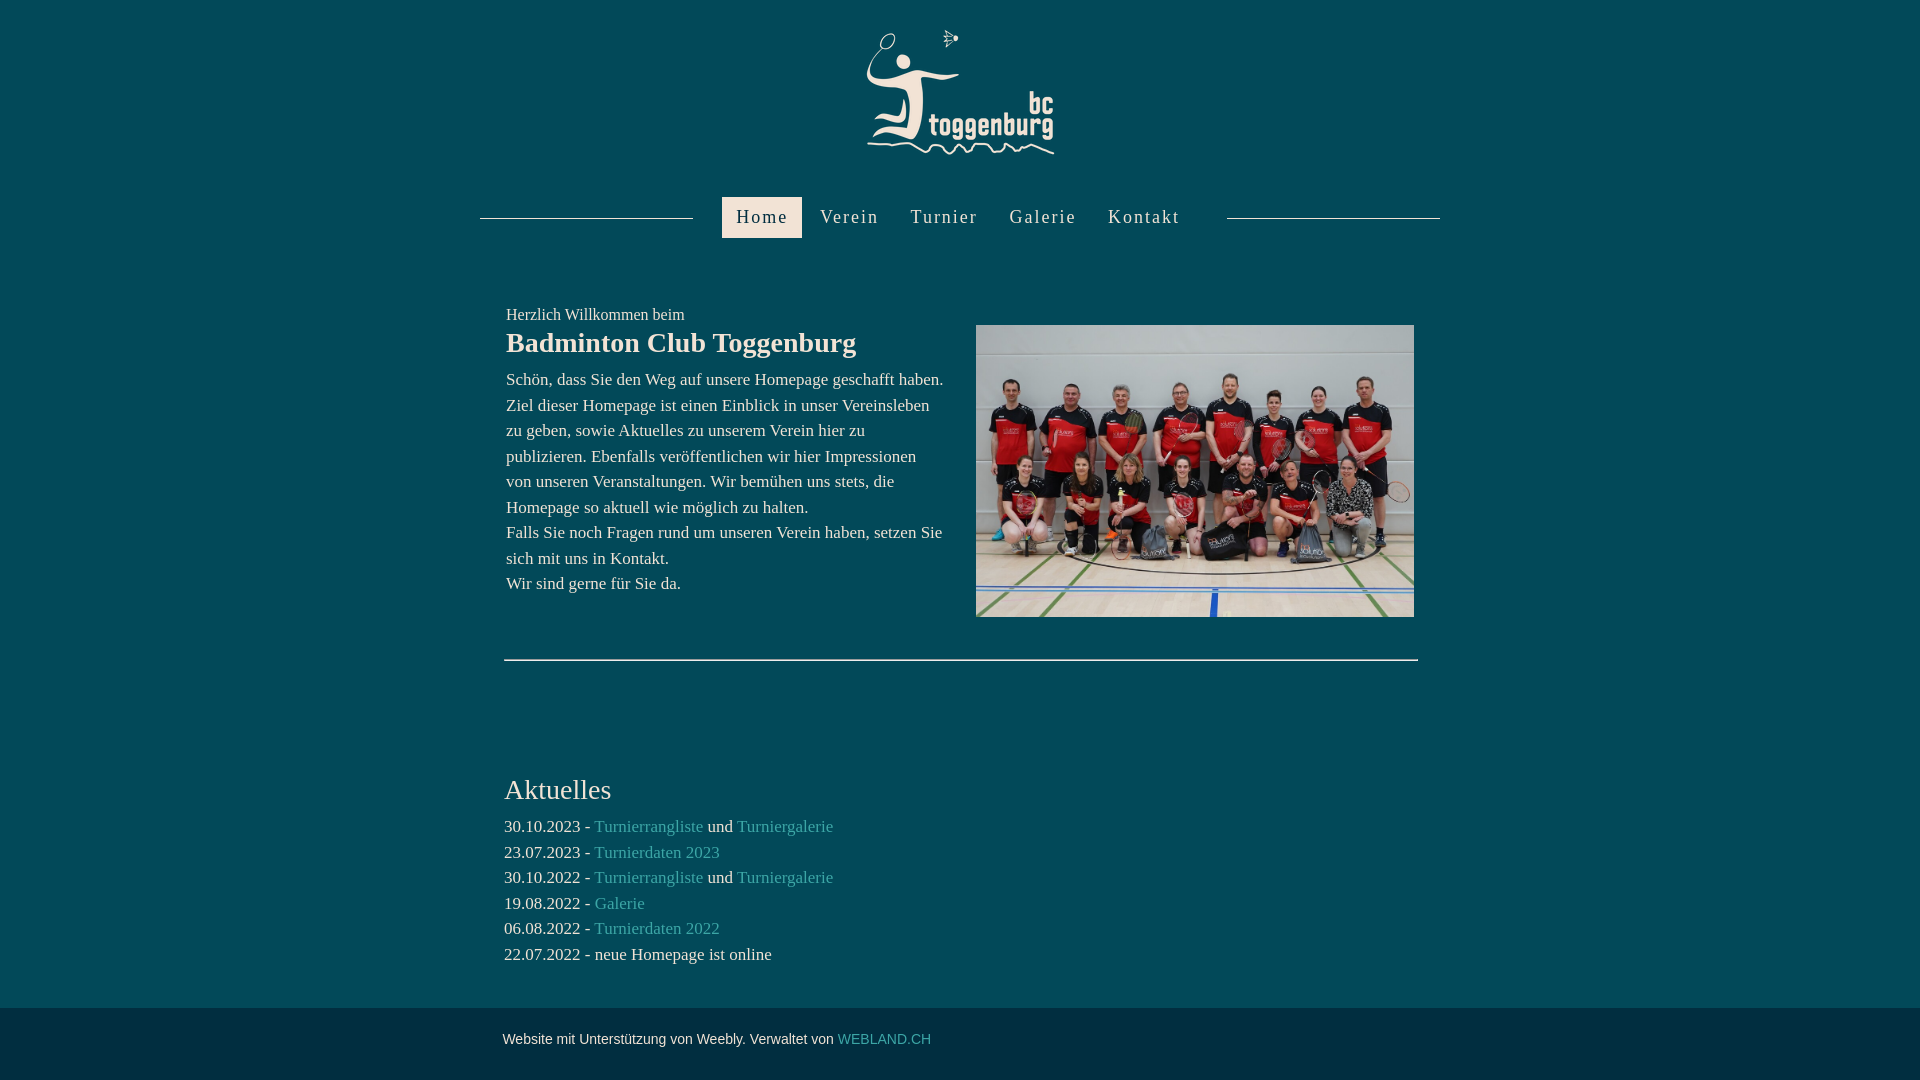 The image size is (1920, 1080). What do you see at coordinates (1093, 217) in the screenshot?
I see `'Kontakt'` at bounding box center [1093, 217].